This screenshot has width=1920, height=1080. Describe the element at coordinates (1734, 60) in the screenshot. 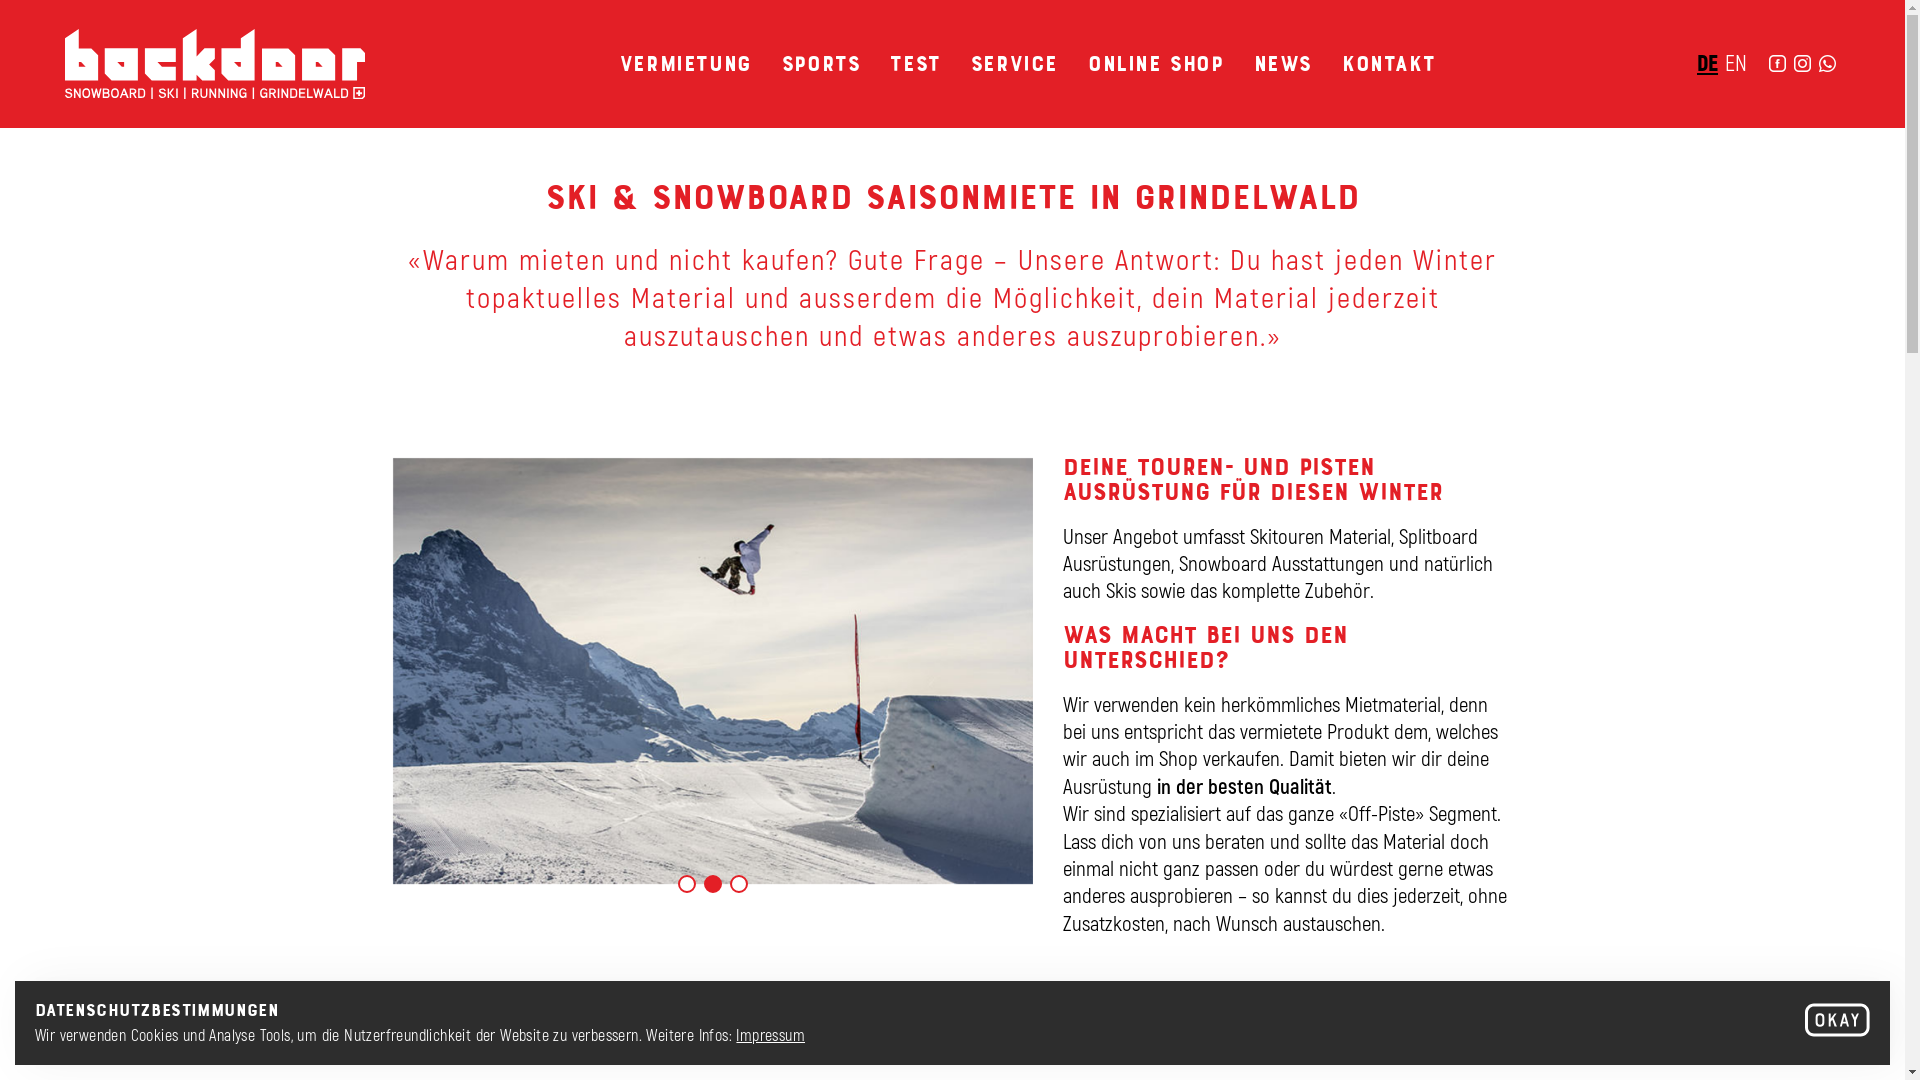

I see `'EN'` at that location.